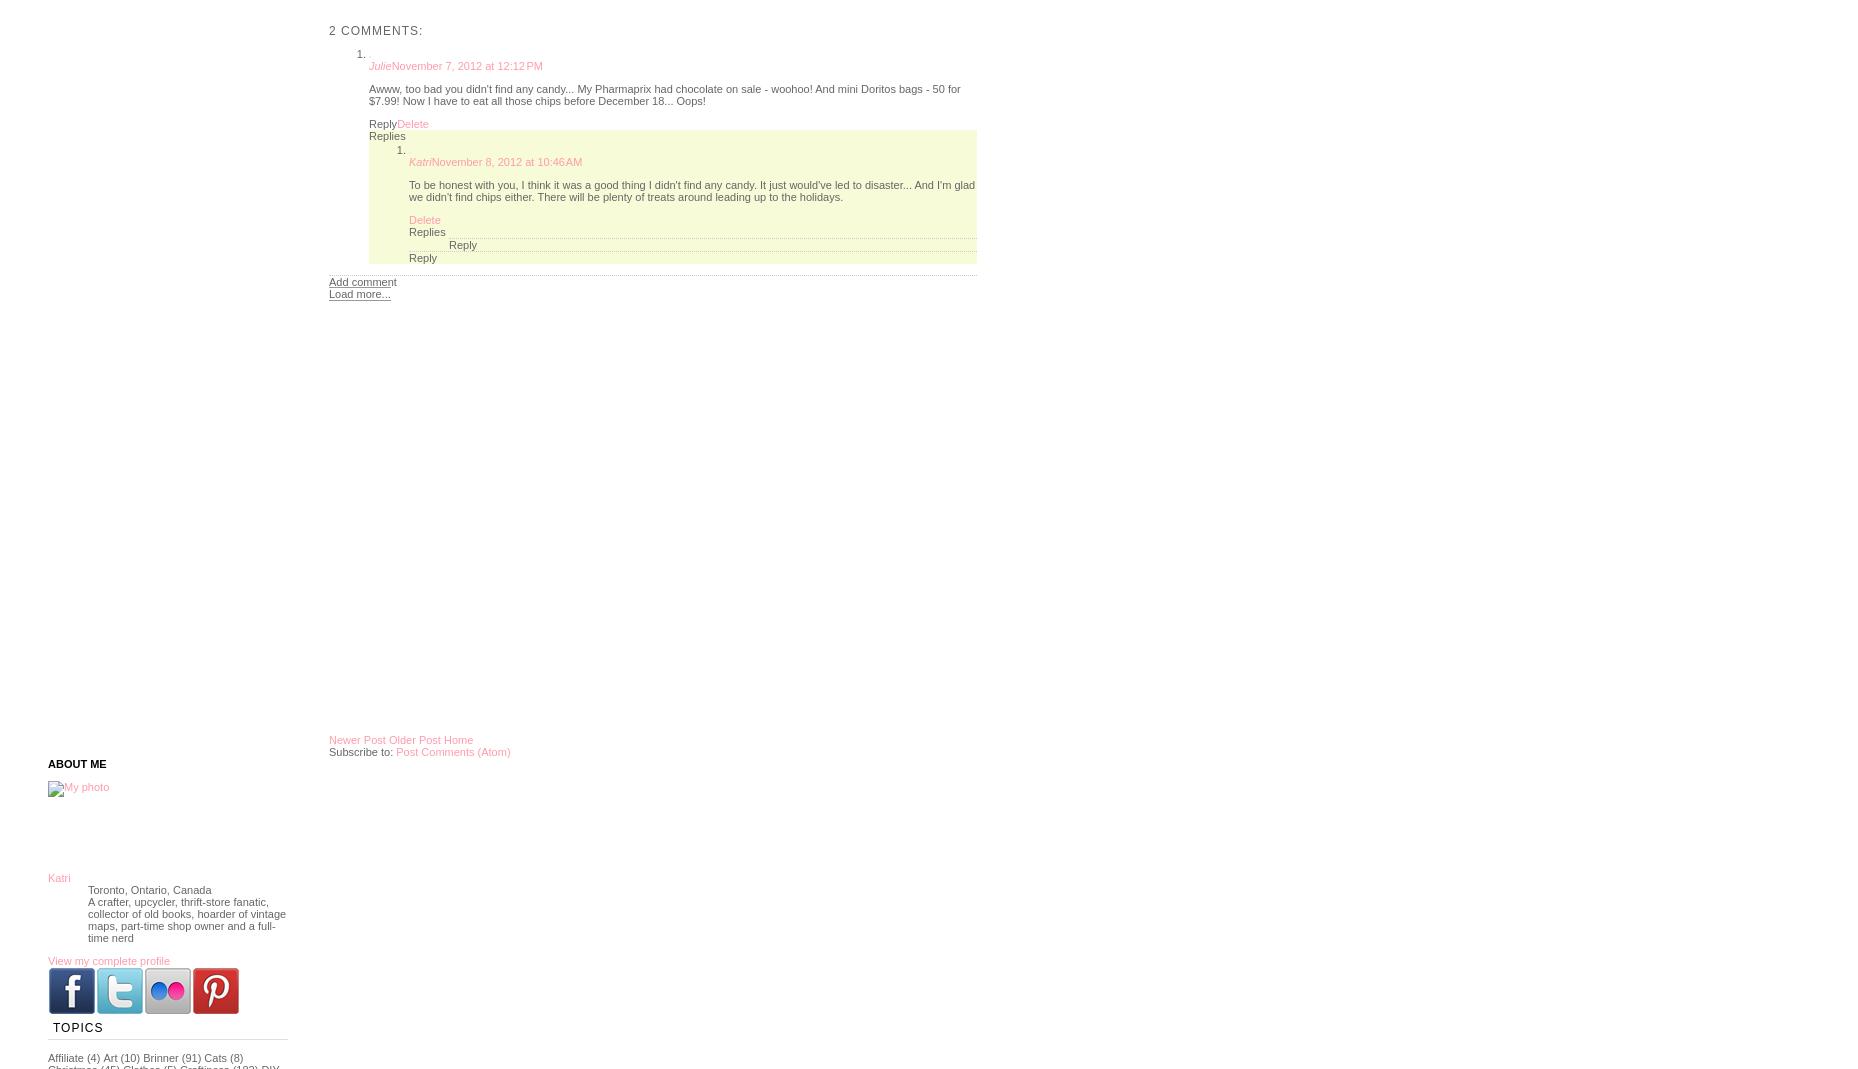 The image size is (1858, 1069). What do you see at coordinates (356, 738) in the screenshot?
I see `'Newer Post'` at bounding box center [356, 738].